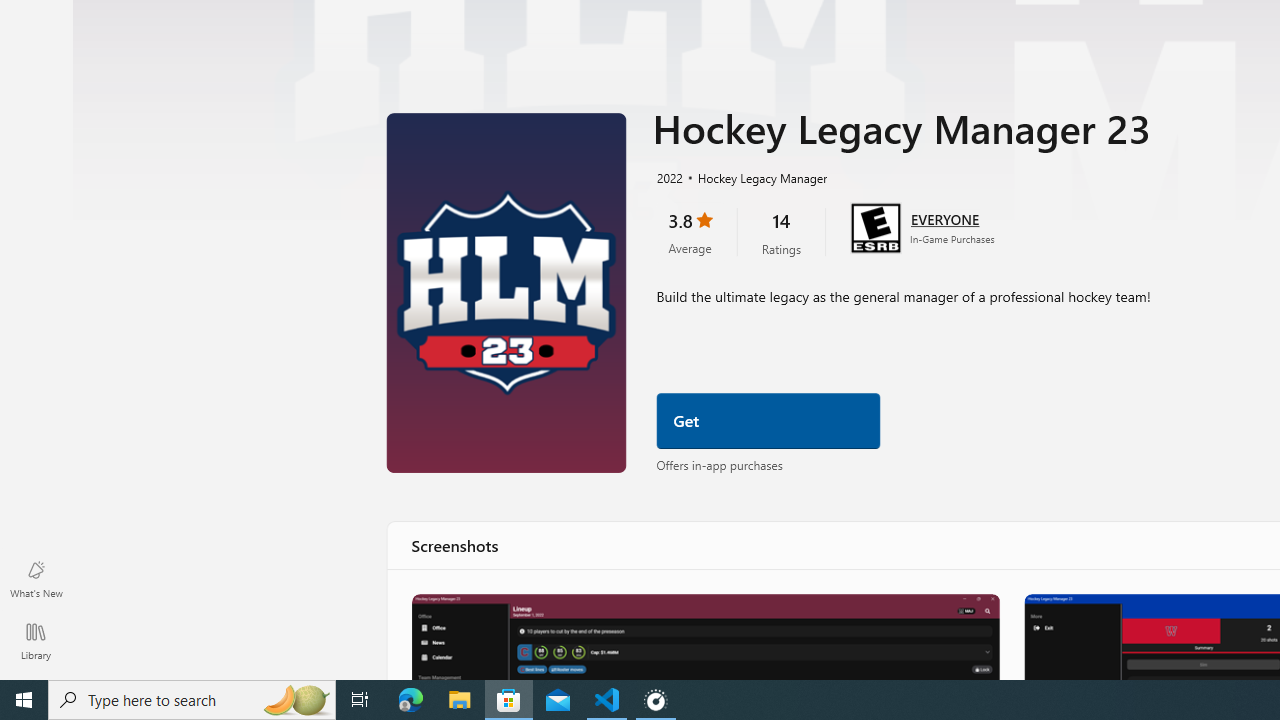 The image size is (1280, 720). What do you see at coordinates (35, 640) in the screenshot?
I see `'Library'` at bounding box center [35, 640].